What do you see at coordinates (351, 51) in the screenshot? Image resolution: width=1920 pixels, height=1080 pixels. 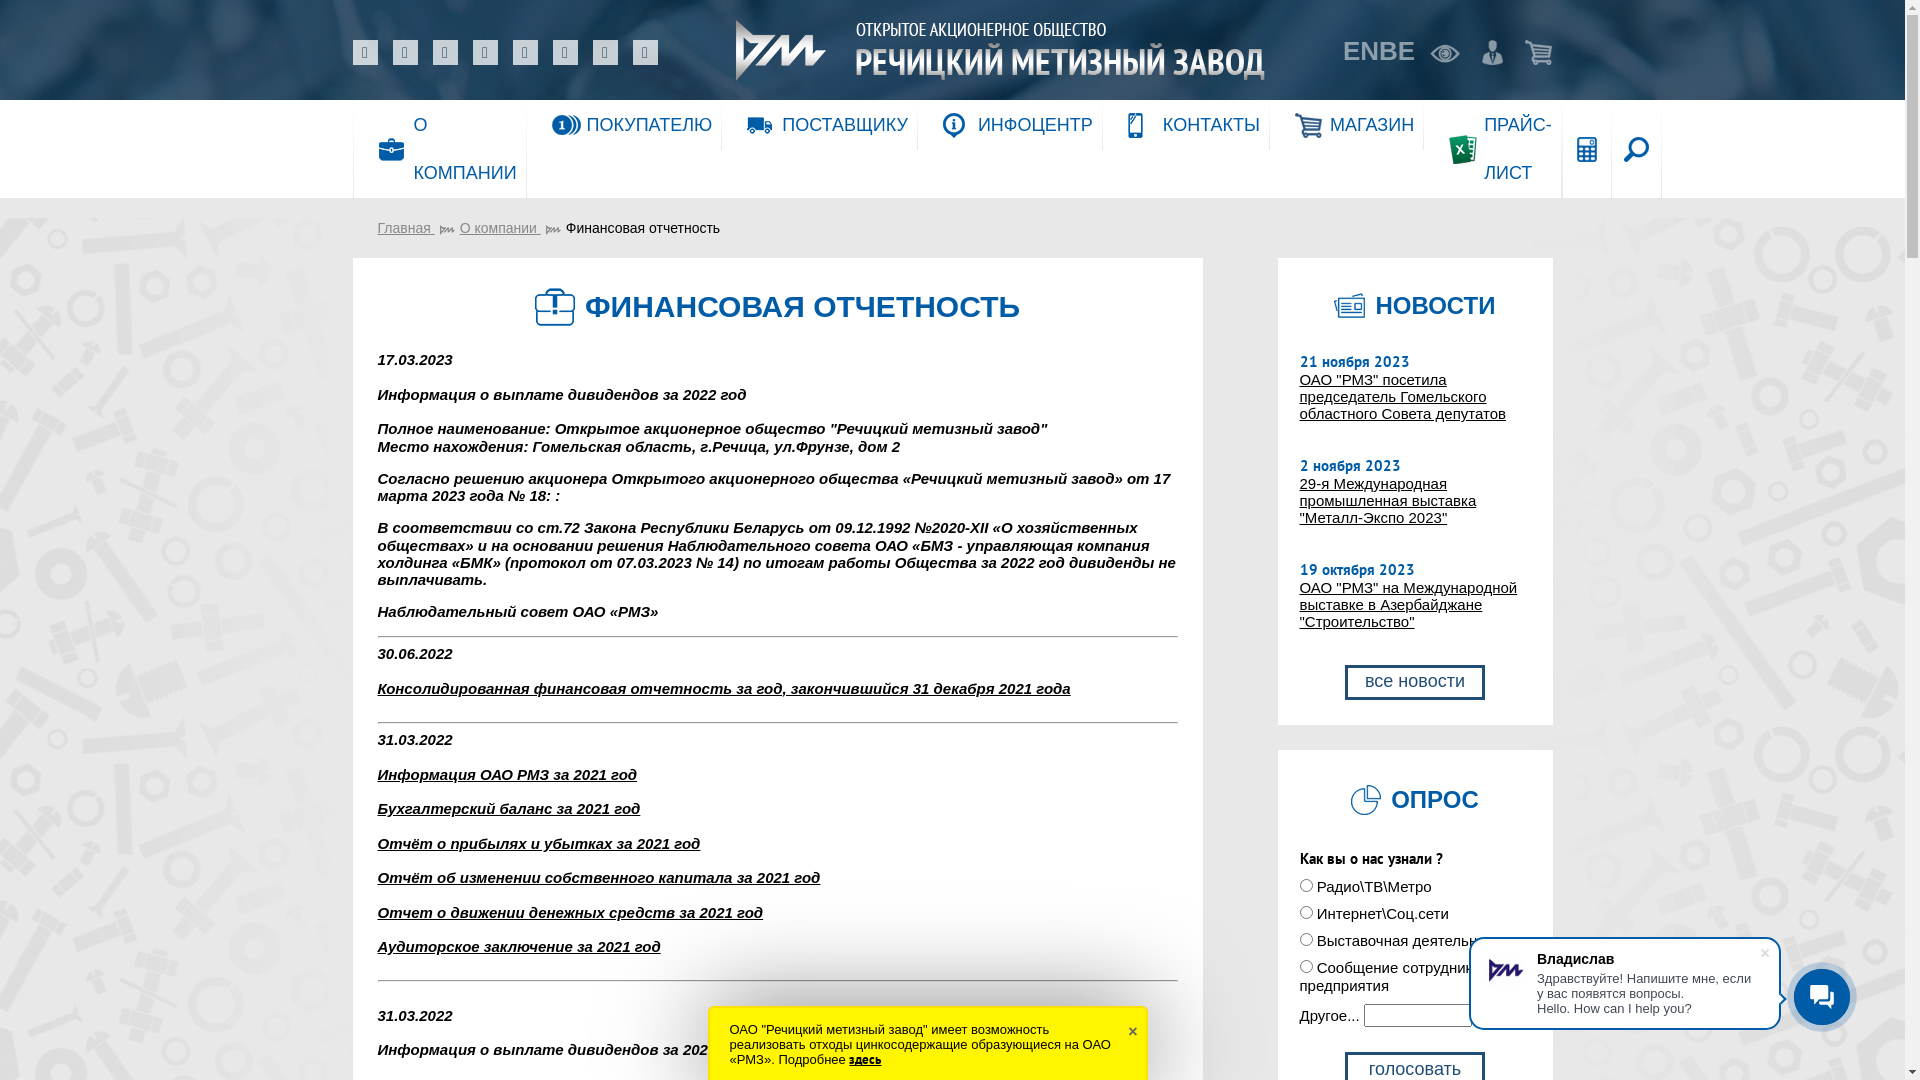 I see `'VK'` at bounding box center [351, 51].